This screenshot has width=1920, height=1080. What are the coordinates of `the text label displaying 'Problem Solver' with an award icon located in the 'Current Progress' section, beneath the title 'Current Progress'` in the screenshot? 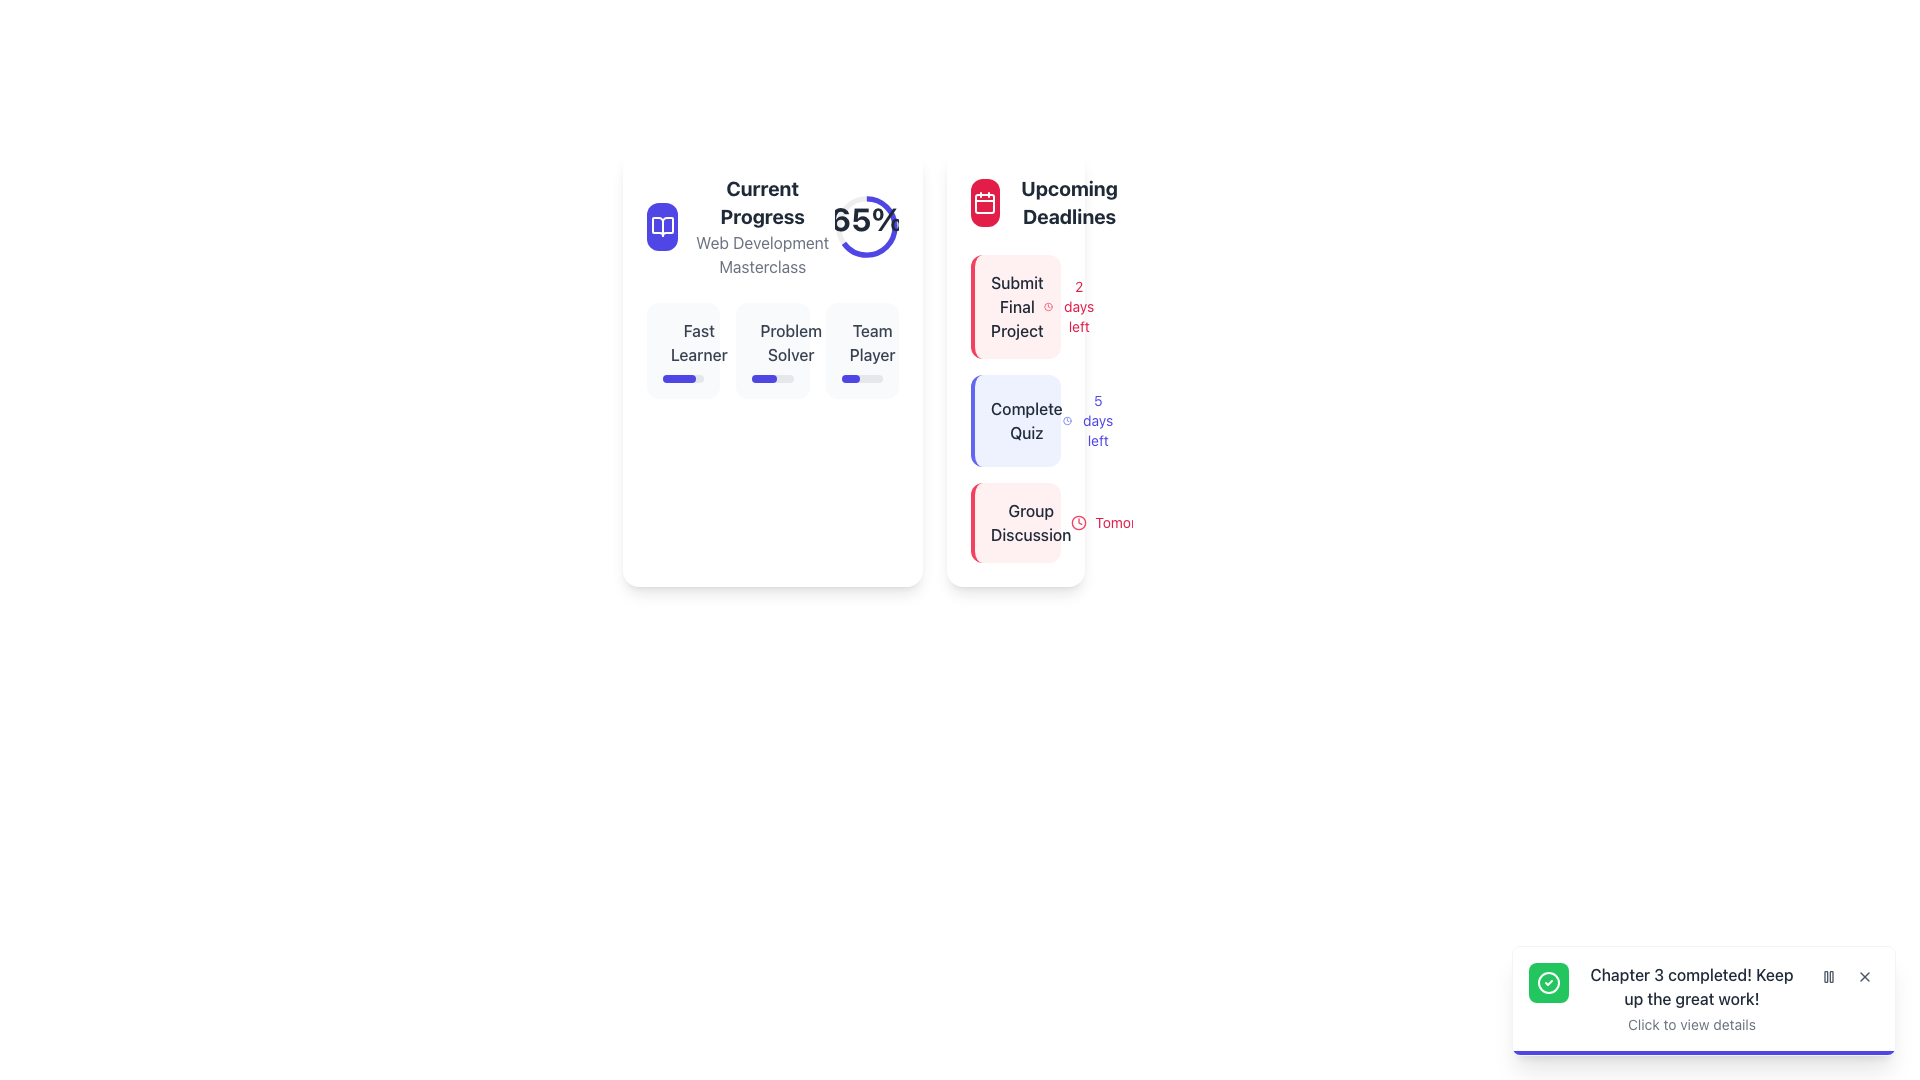 It's located at (771, 342).